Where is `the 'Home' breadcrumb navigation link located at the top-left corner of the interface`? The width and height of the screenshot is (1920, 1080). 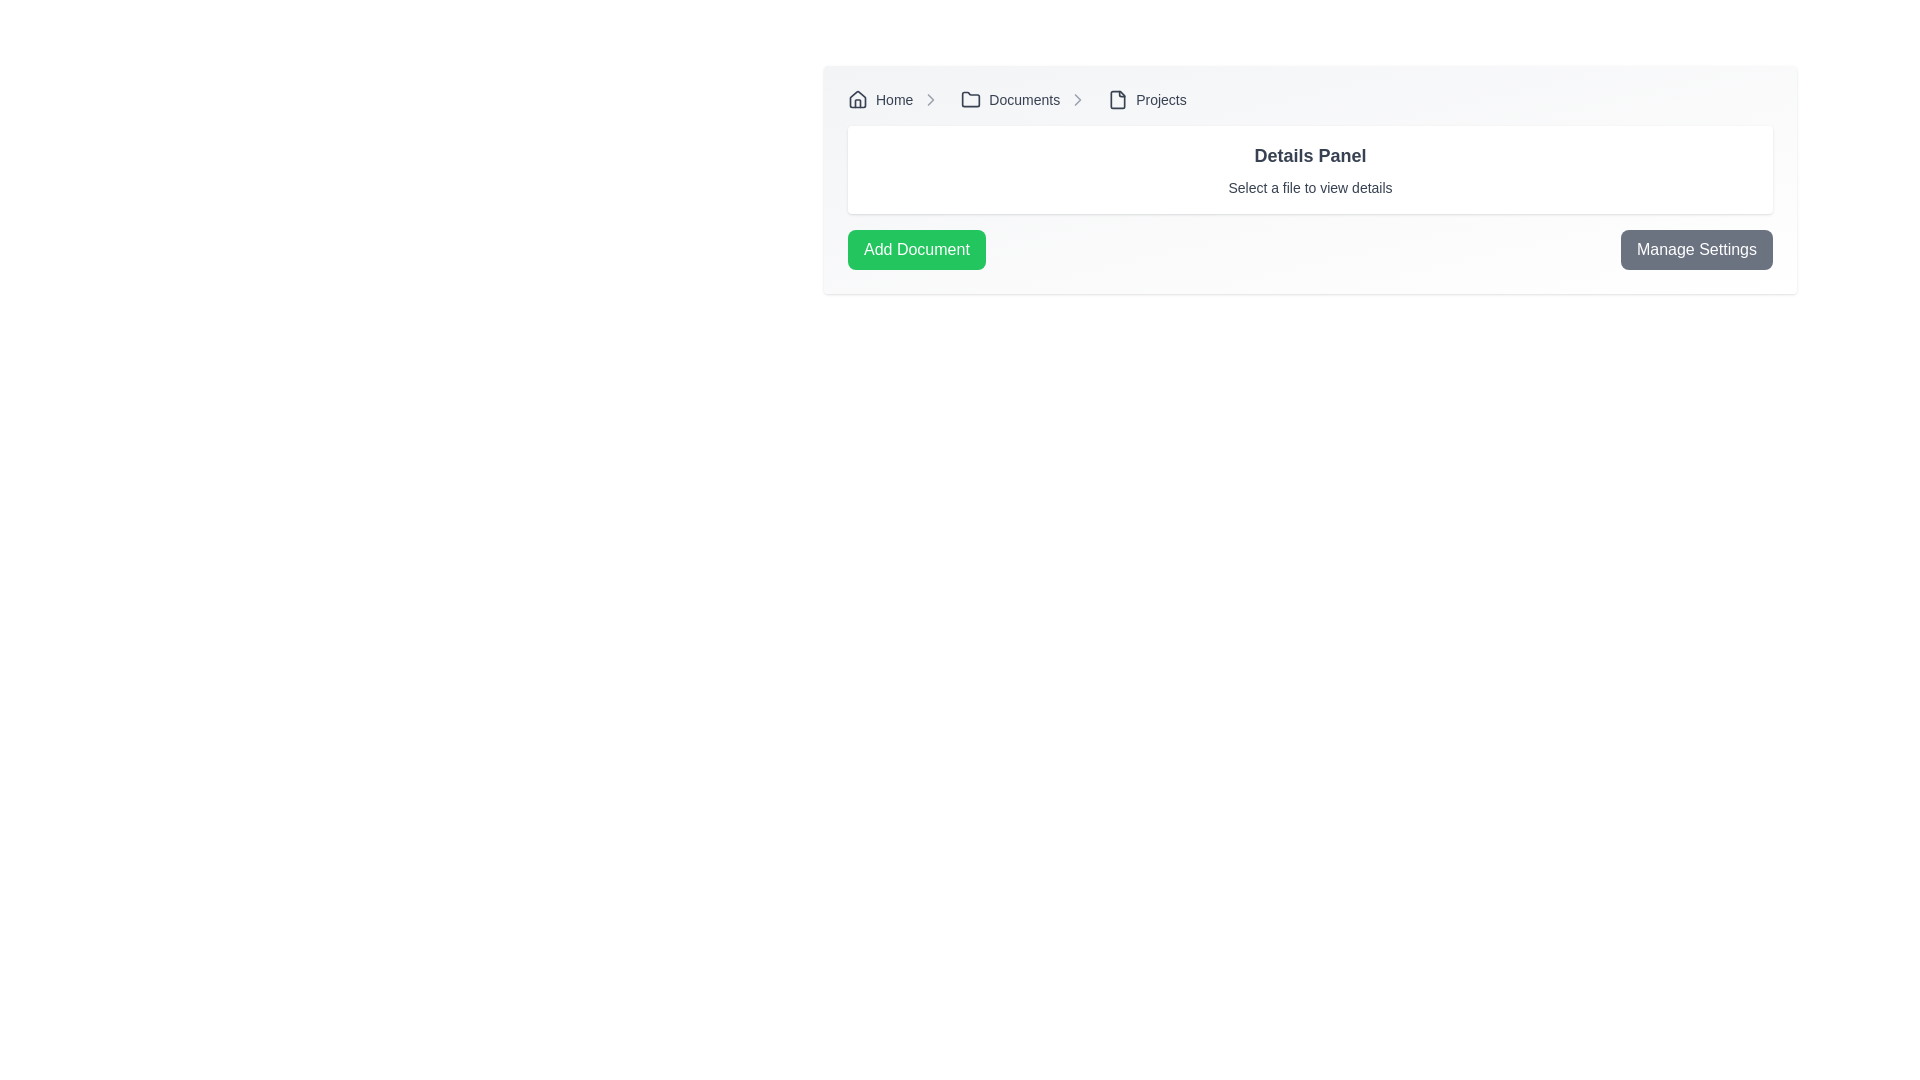
the 'Home' breadcrumb navigation link located at the top-left corner of the interface is located at coordinates (880, 100).